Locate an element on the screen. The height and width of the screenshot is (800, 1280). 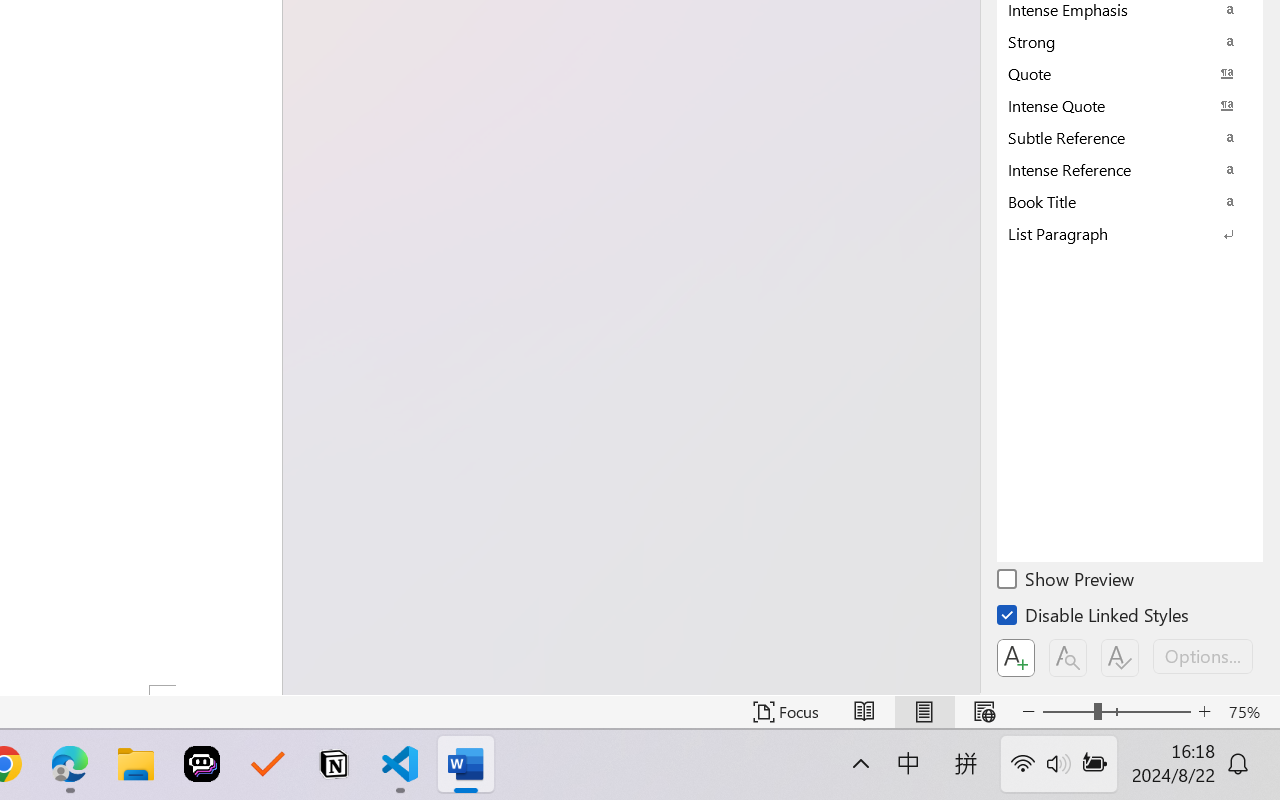
'List Paragraph' is located at coordinates (1130, 233).